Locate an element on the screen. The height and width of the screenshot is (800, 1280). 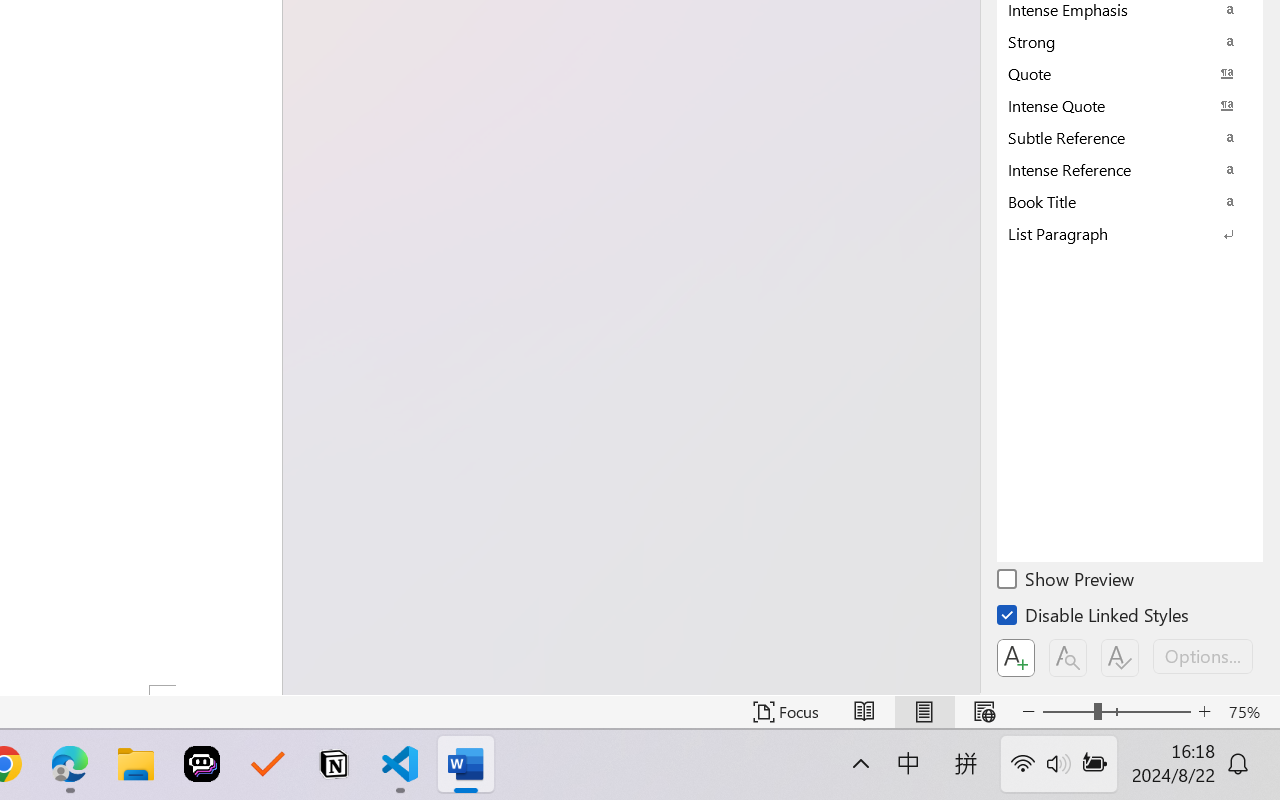
'List Paragraph' is located at coordinates (1130, 233).